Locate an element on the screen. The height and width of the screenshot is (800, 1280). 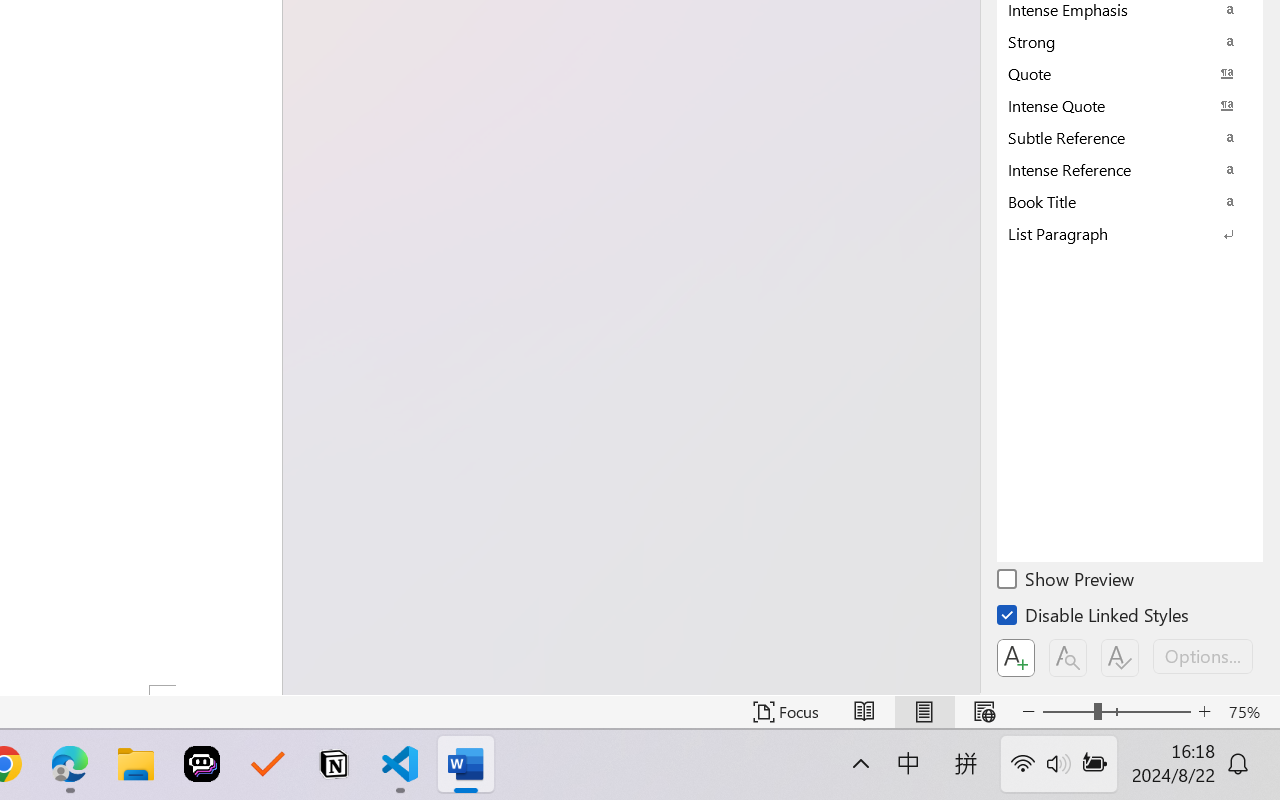
'List Paragraph' is located at coordinates (1130, 233).